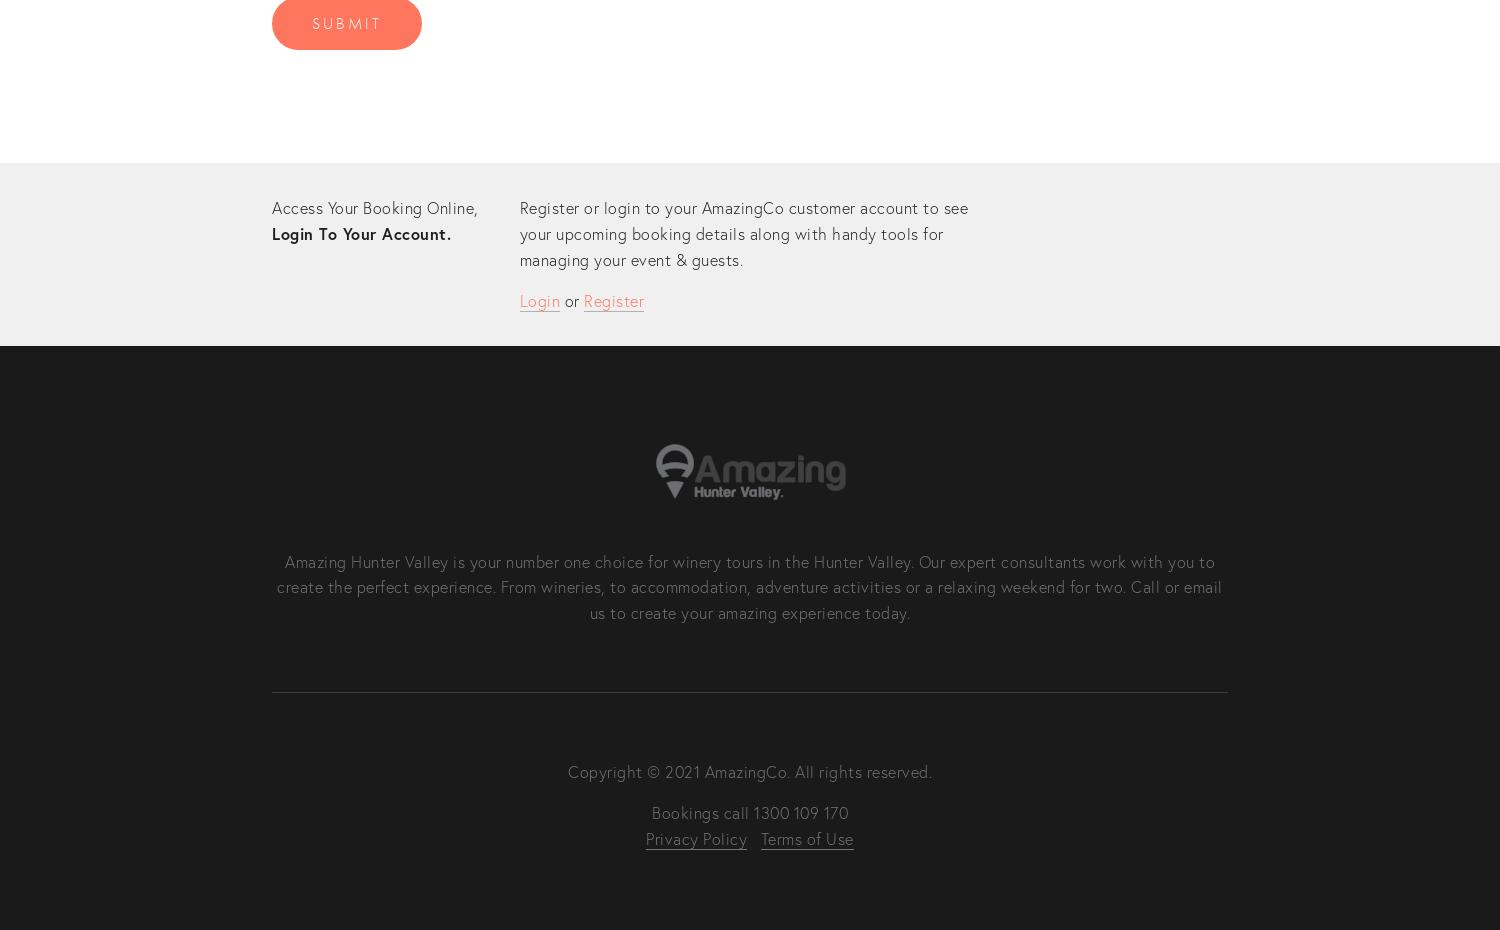  Describe the element at coordinates (751, 586) in the screenshot. I see `'Amazing Hunter Valley is your number one choice for winery tours in the Hunter Valley. Our expert consultants work with you to create the perfect experience. From wineries, to accommodation, adventure activities or a relaxing weekend for two. Call or email us to create your amazing experience today.'` at that location.